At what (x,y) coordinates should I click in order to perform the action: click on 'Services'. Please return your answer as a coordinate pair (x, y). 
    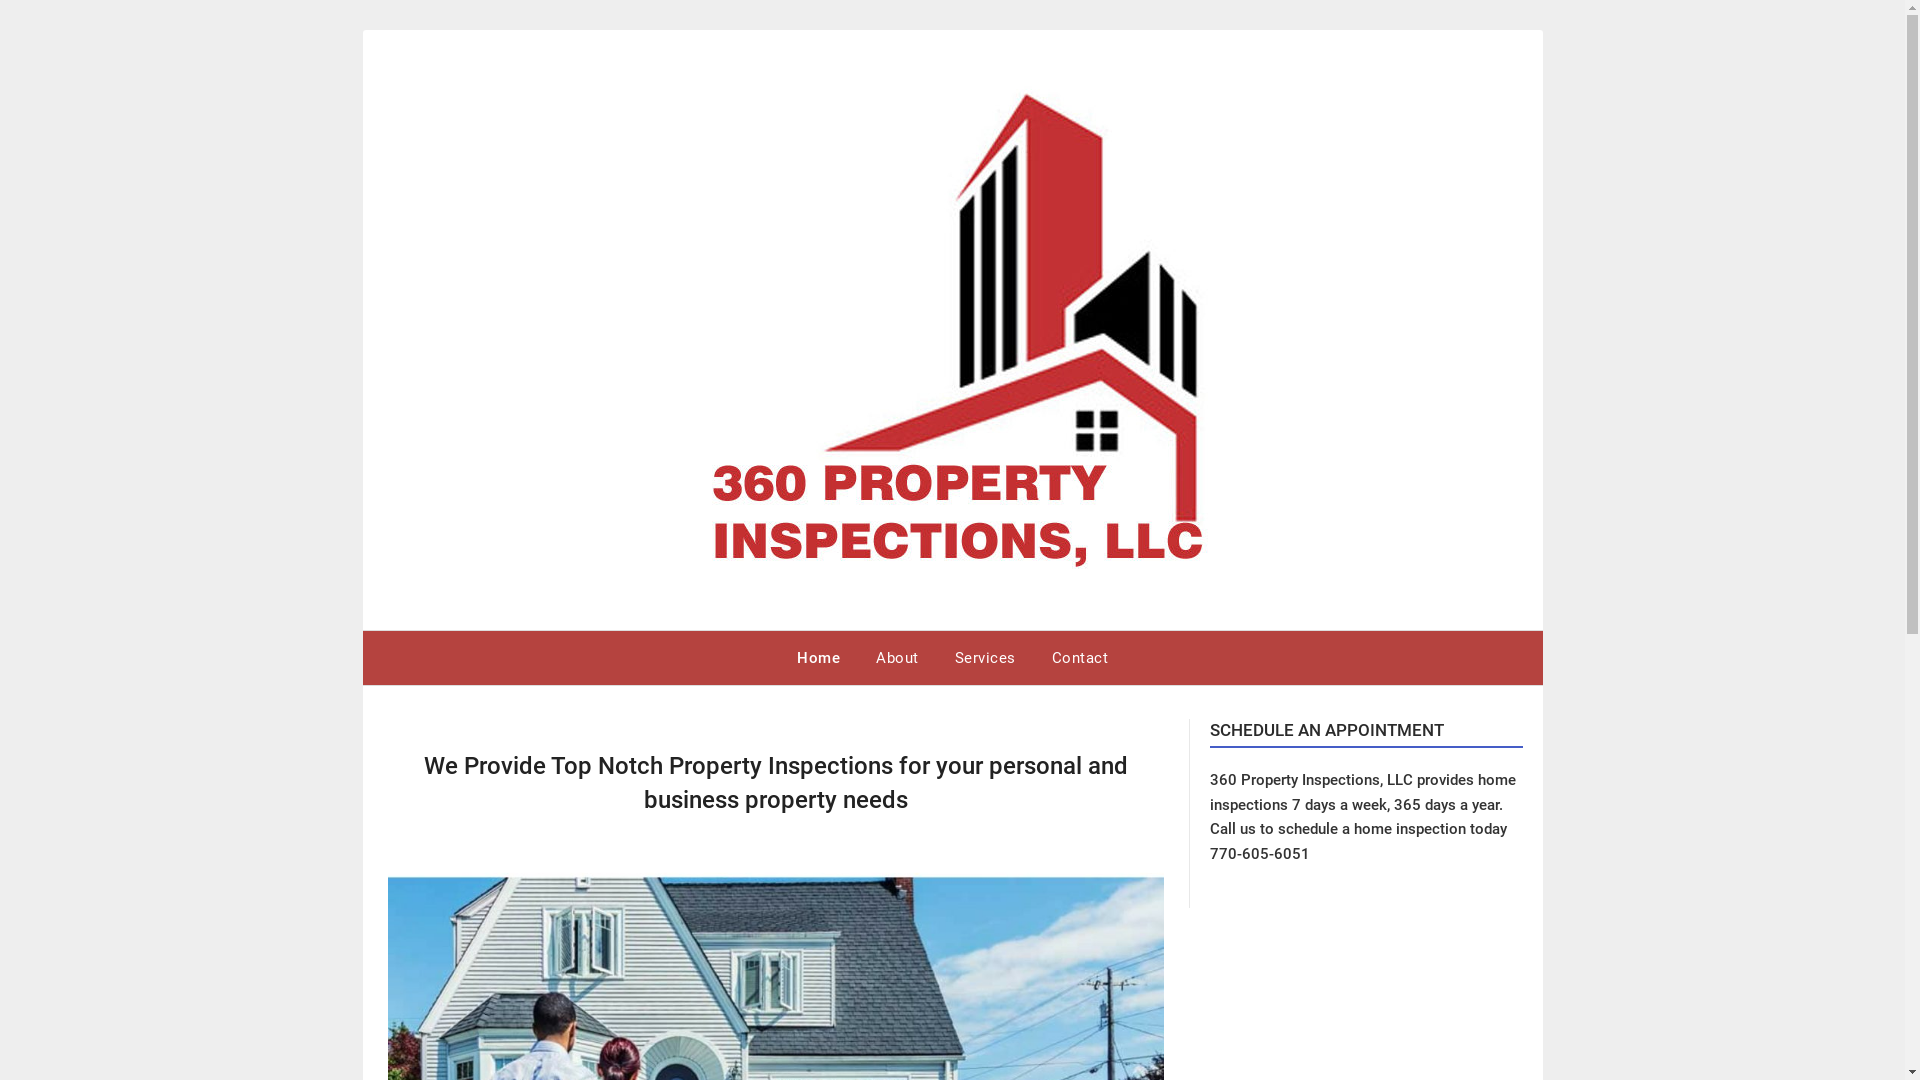
    Looking at the image, I should click on (984, 658).